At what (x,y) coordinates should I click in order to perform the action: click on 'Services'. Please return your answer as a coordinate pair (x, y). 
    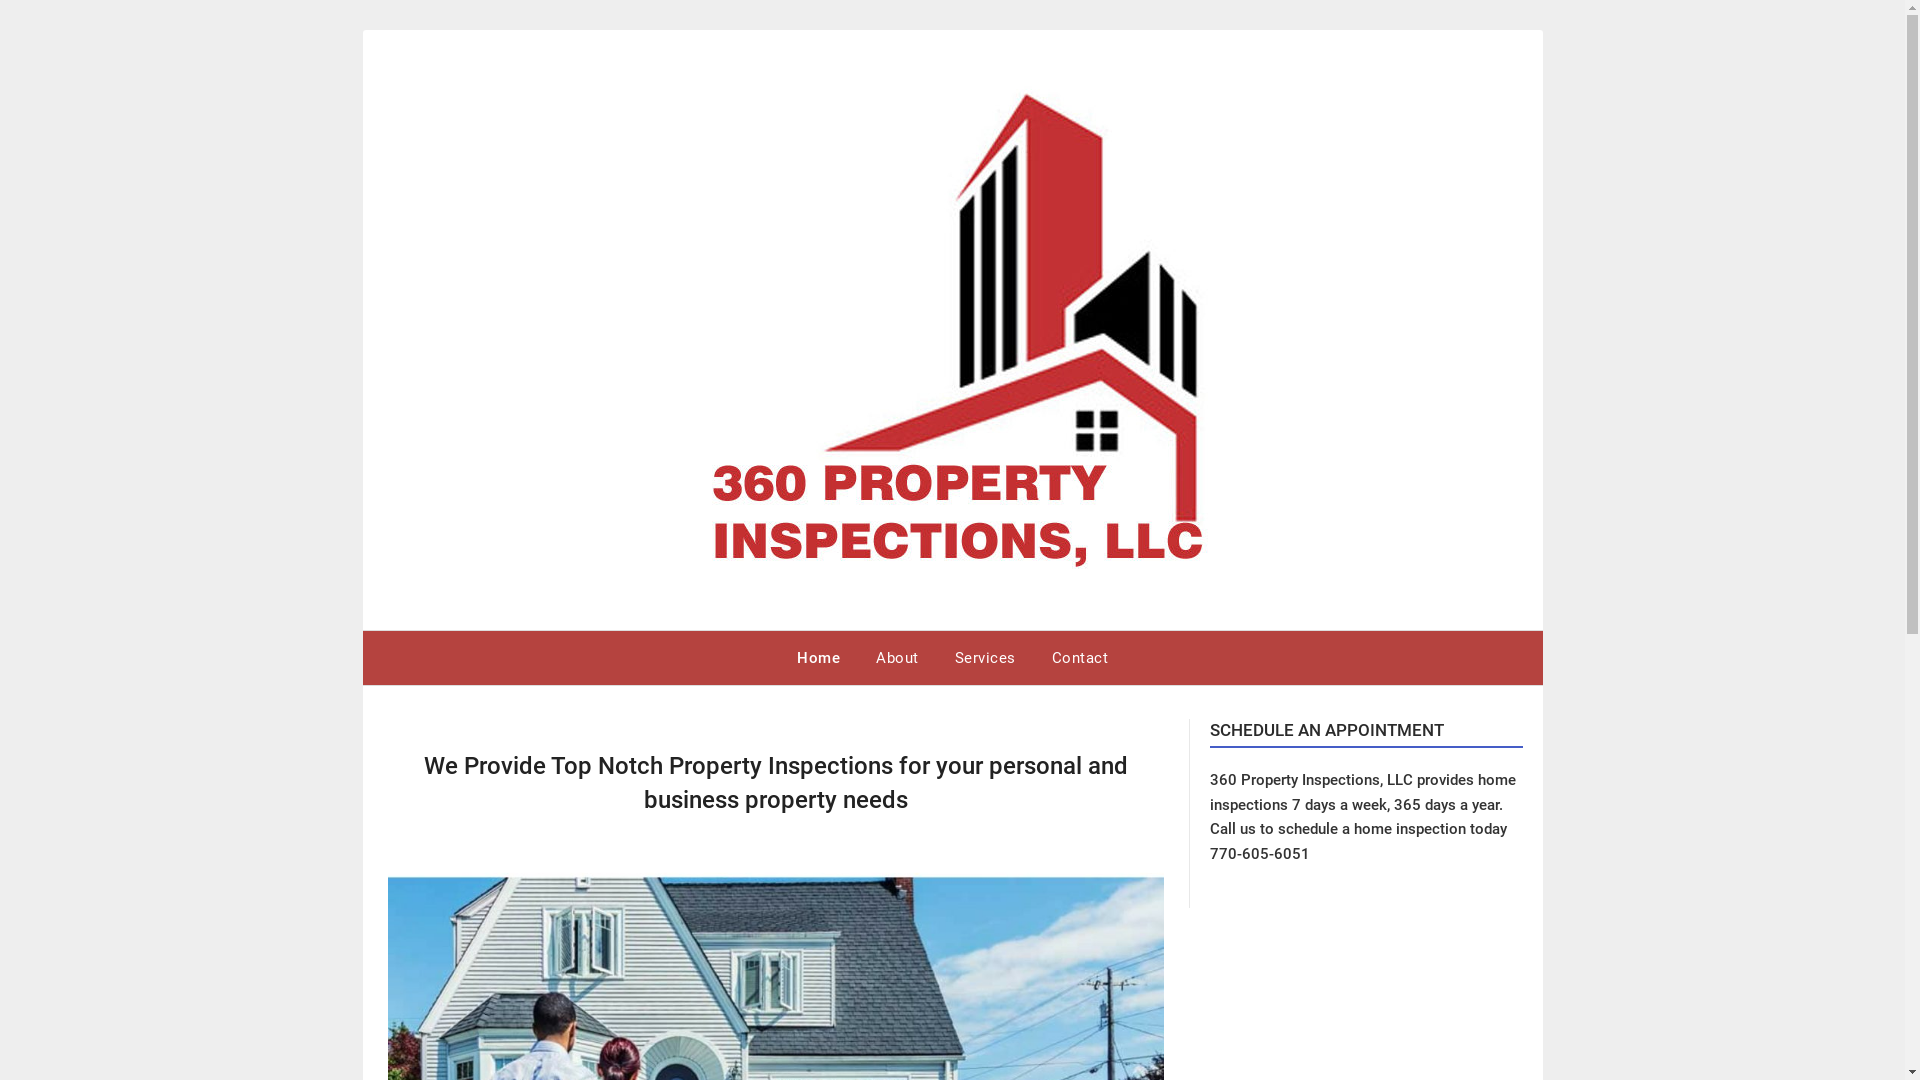
    Looking at the image, I should click on (984, 658).